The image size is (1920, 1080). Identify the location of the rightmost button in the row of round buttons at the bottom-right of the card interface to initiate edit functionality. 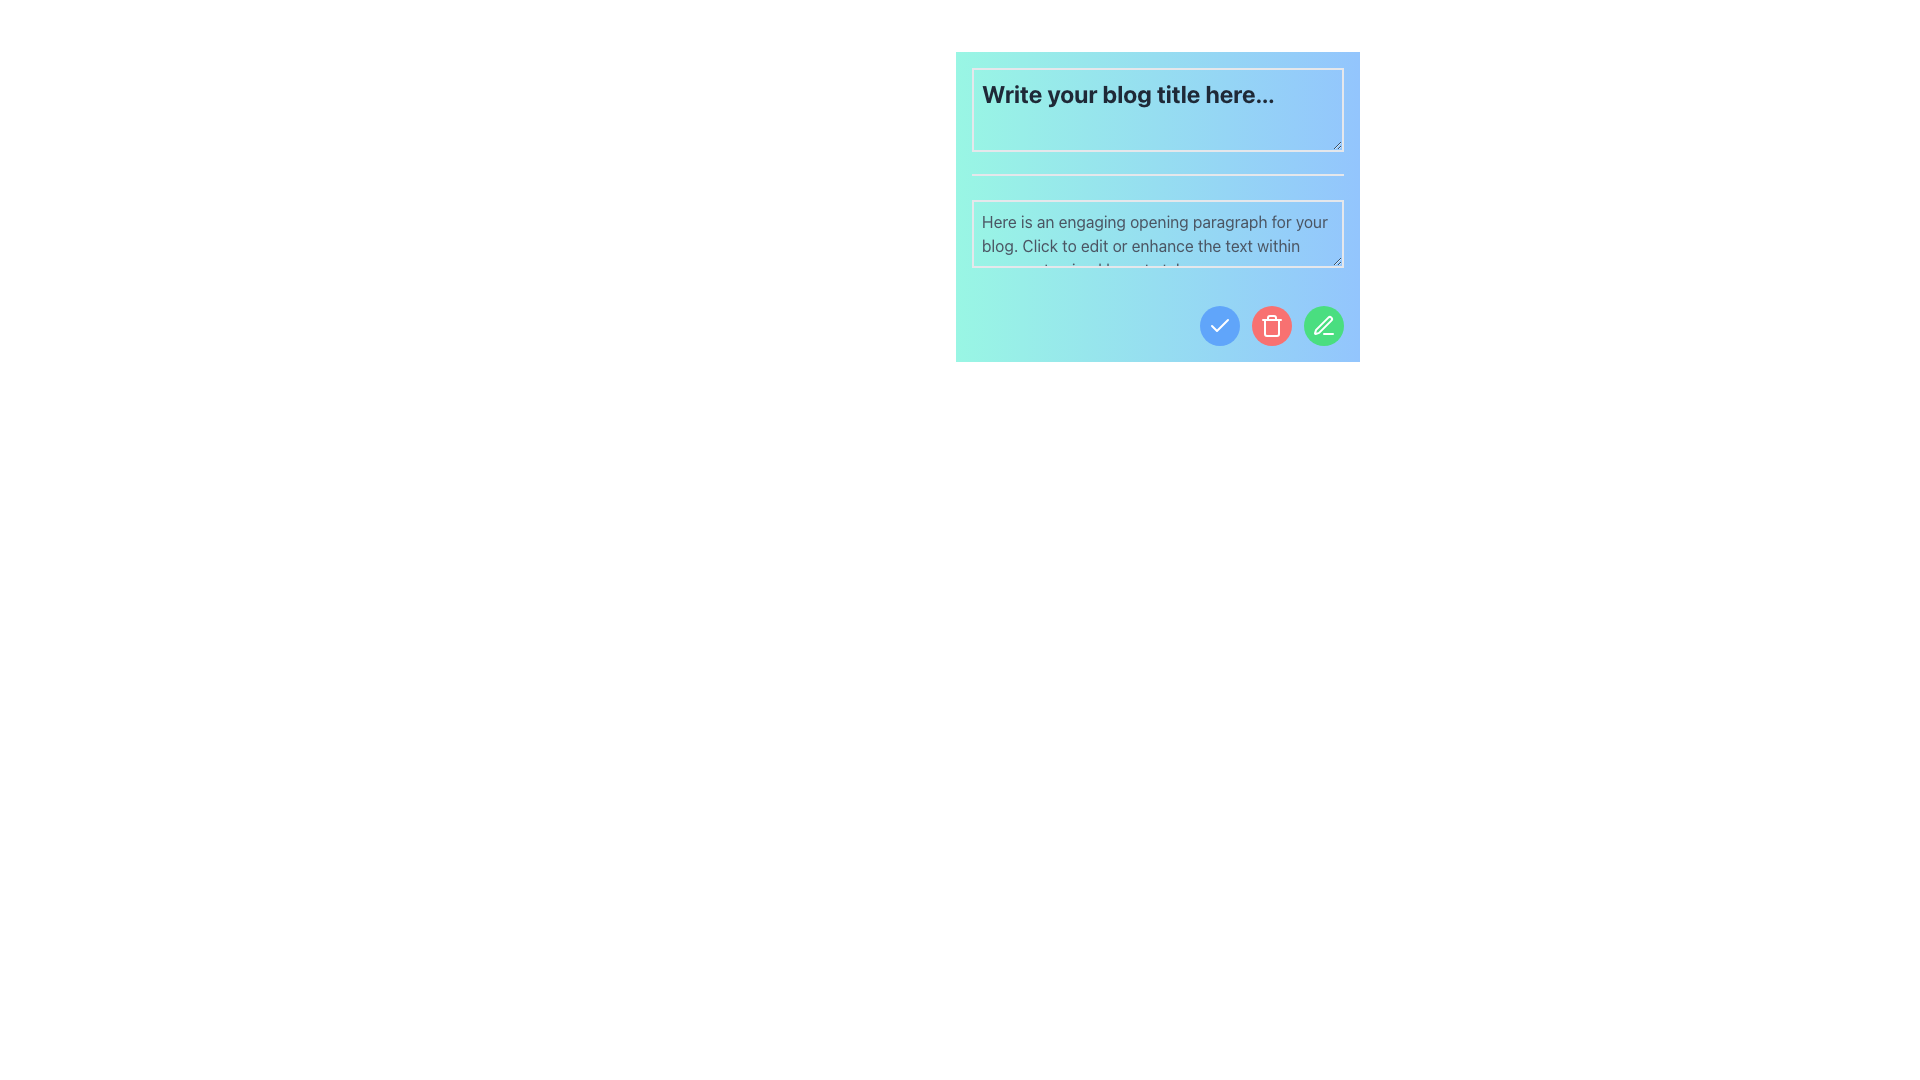
(1323, 324).